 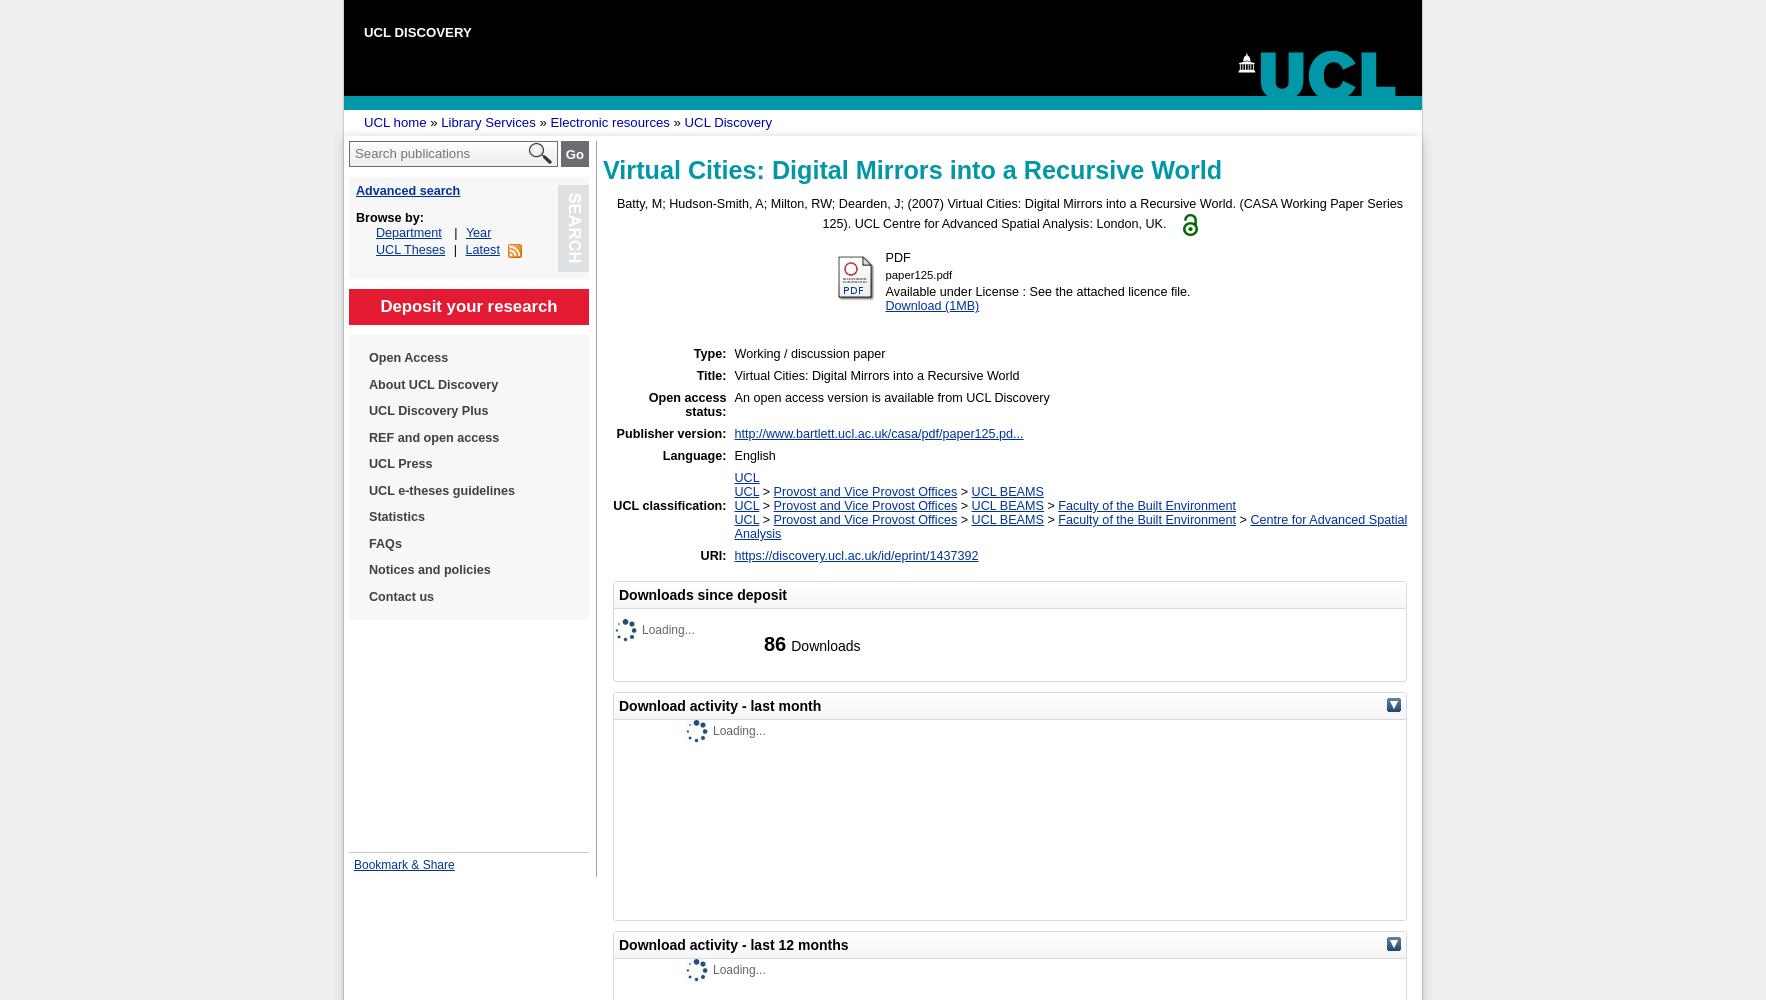 I want to click on 'About
                                    UCL Discovery', so click(x=432, y=384).